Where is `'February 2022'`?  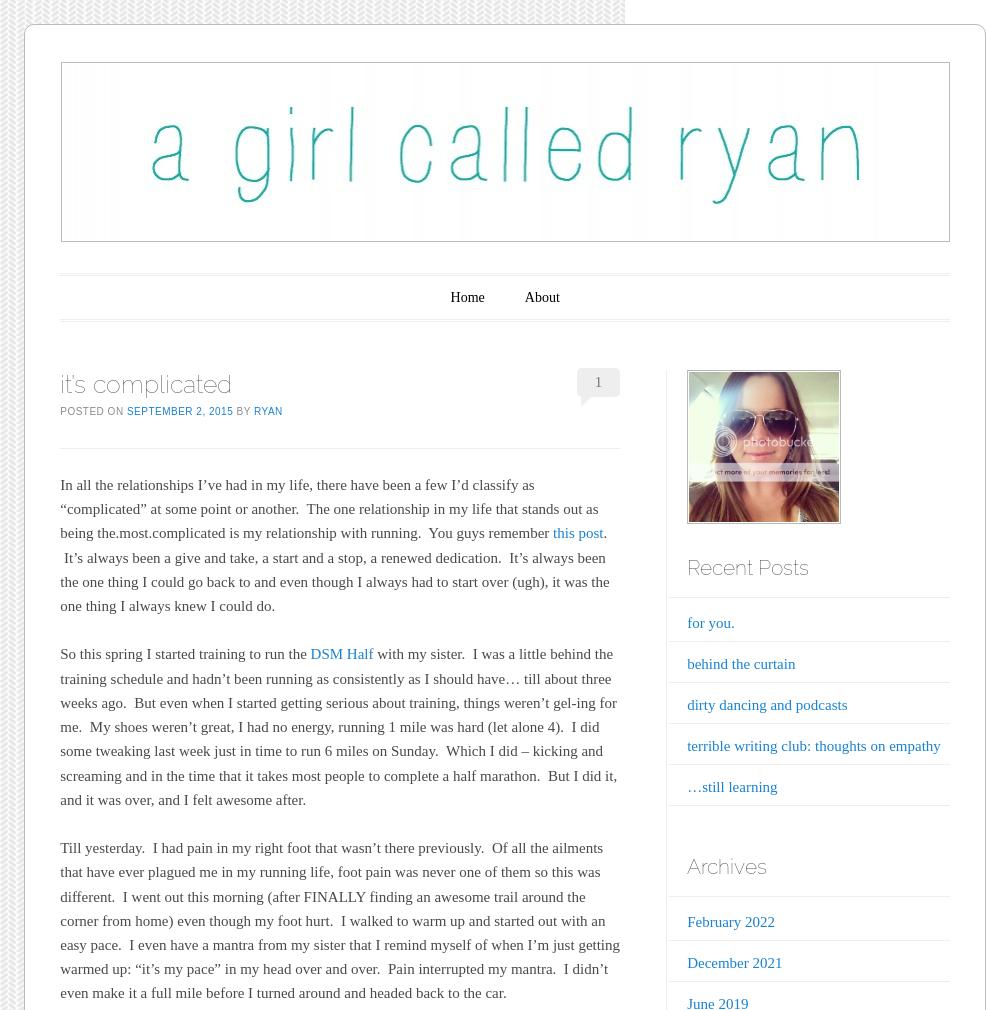 'February 2022' is located at coordinates (730, 921).